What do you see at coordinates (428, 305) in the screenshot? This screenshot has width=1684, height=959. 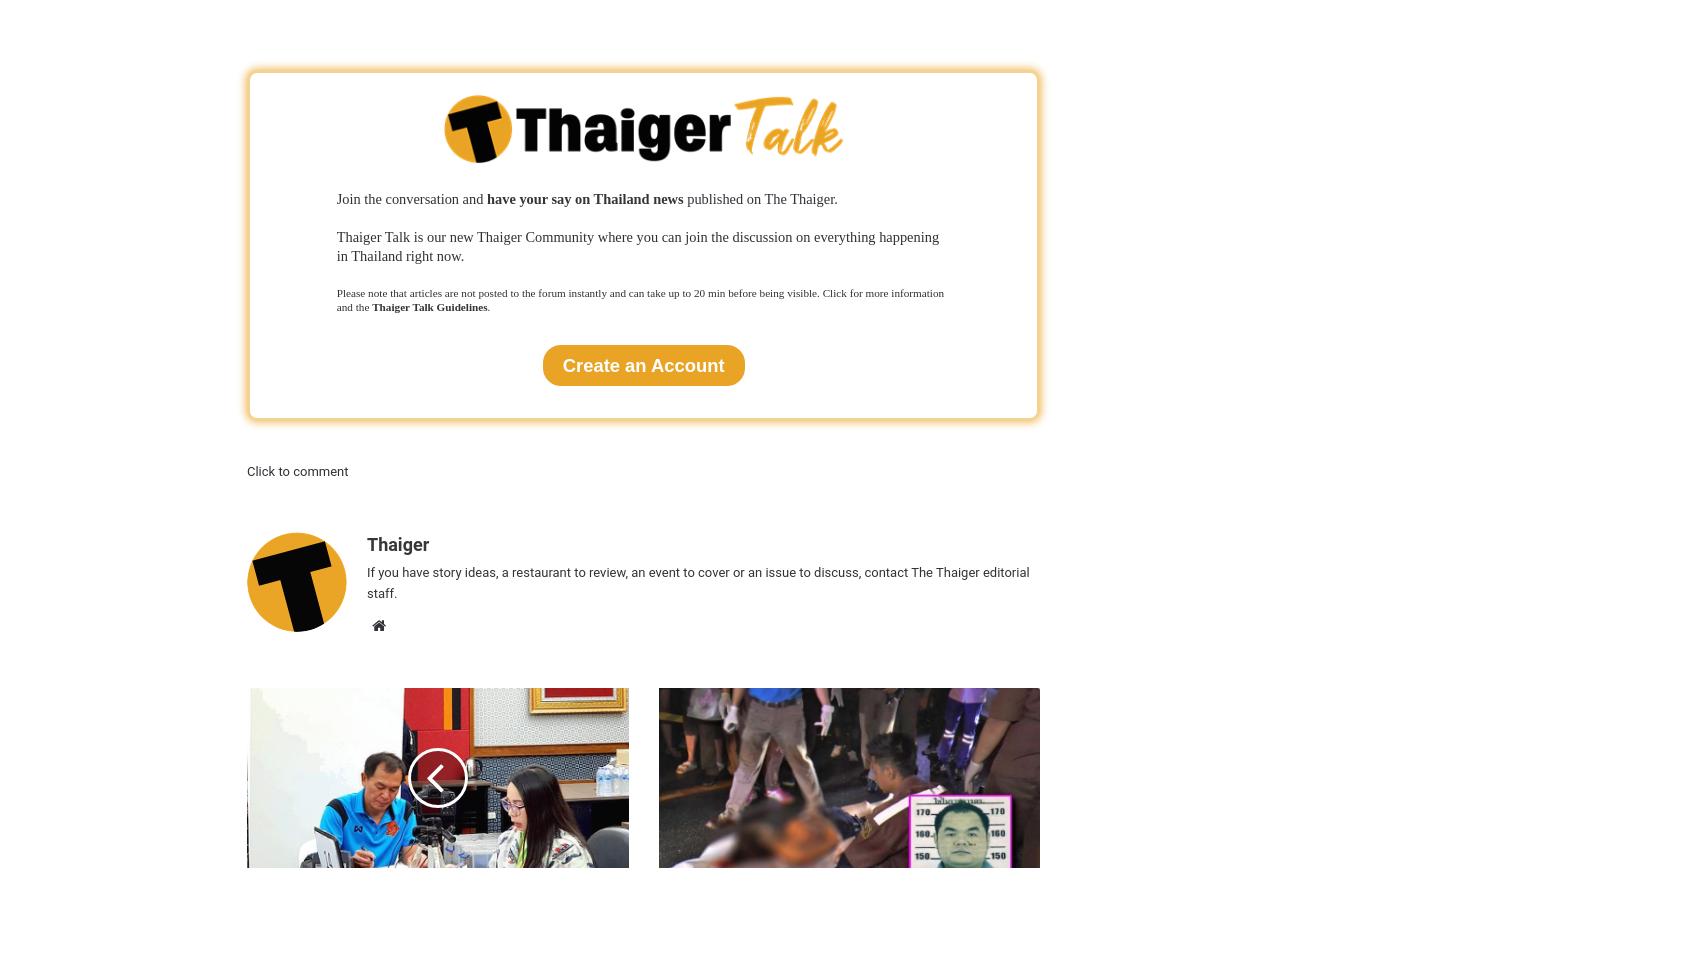 I see `'Thaiger Talk Guidelines'` at bounding box center [428, 305].